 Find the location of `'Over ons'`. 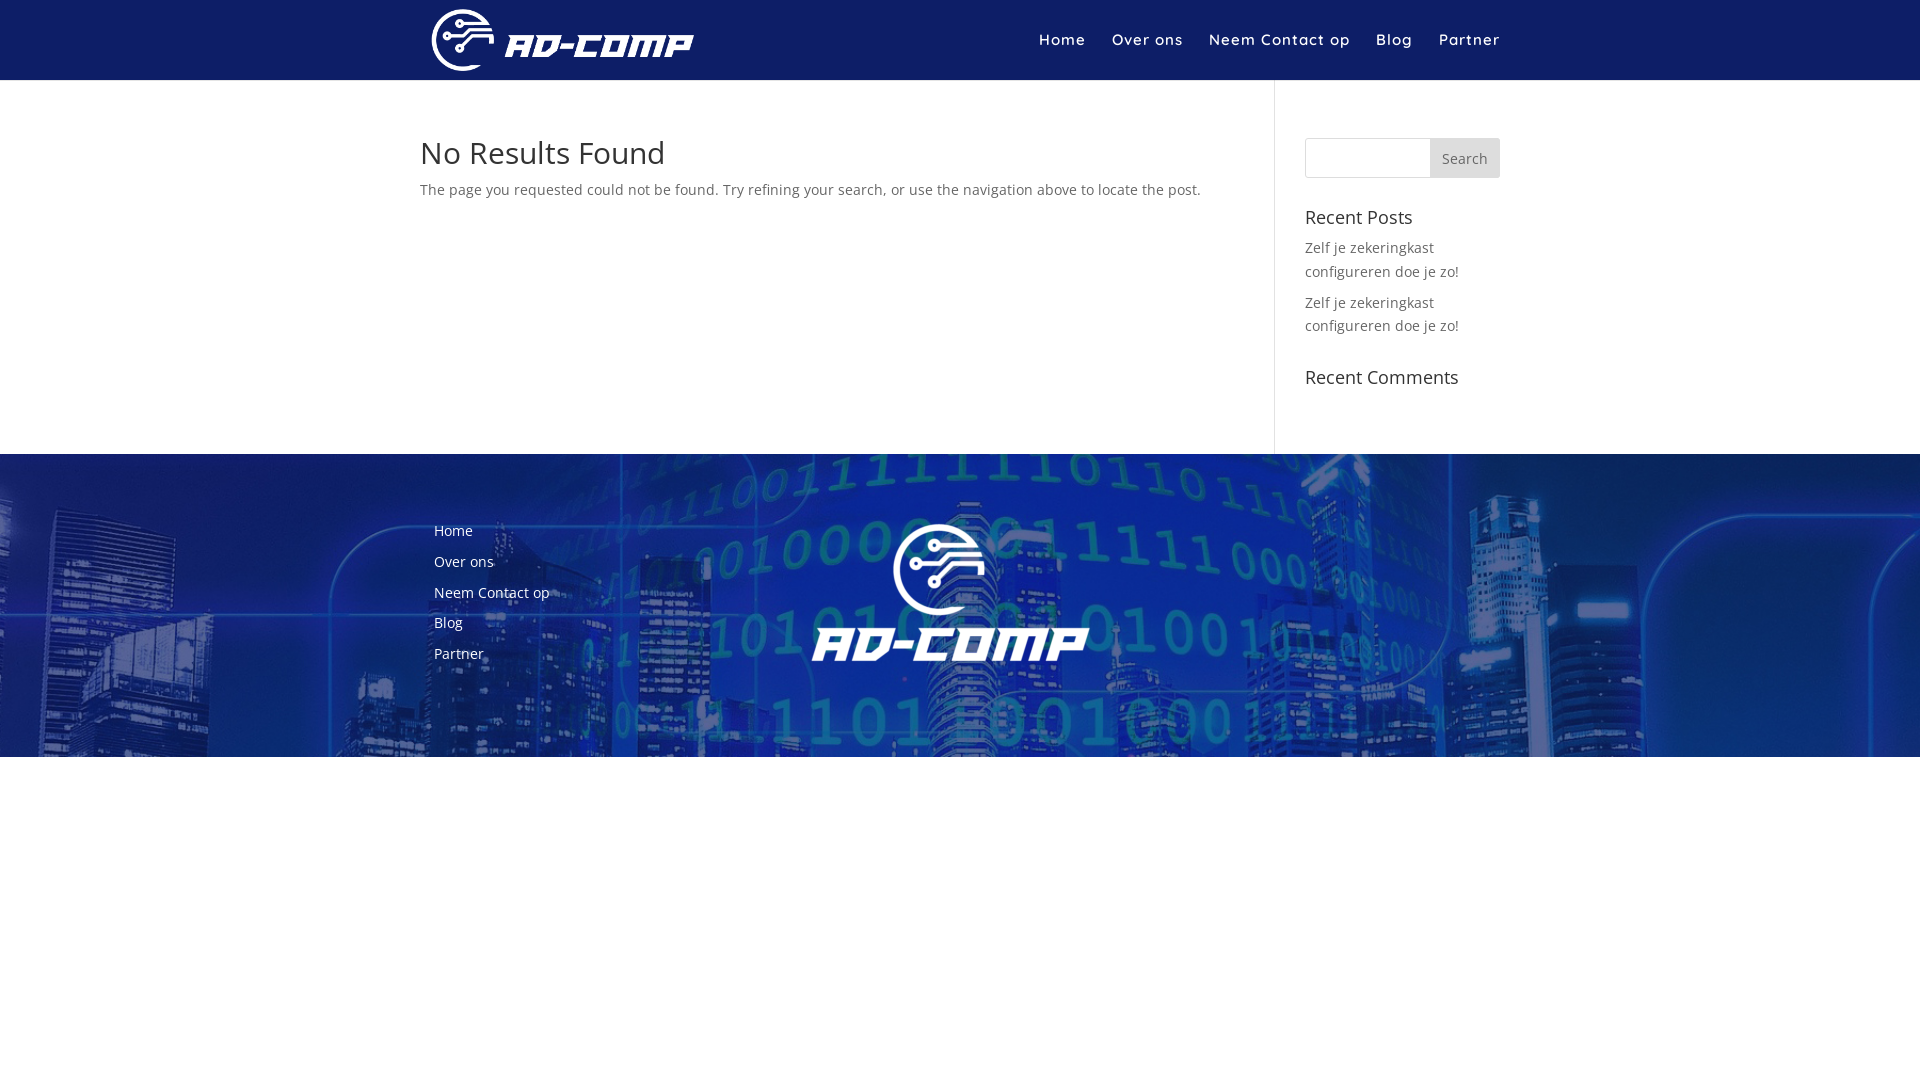

'Over ons' is located at coordinates (1147, 55).